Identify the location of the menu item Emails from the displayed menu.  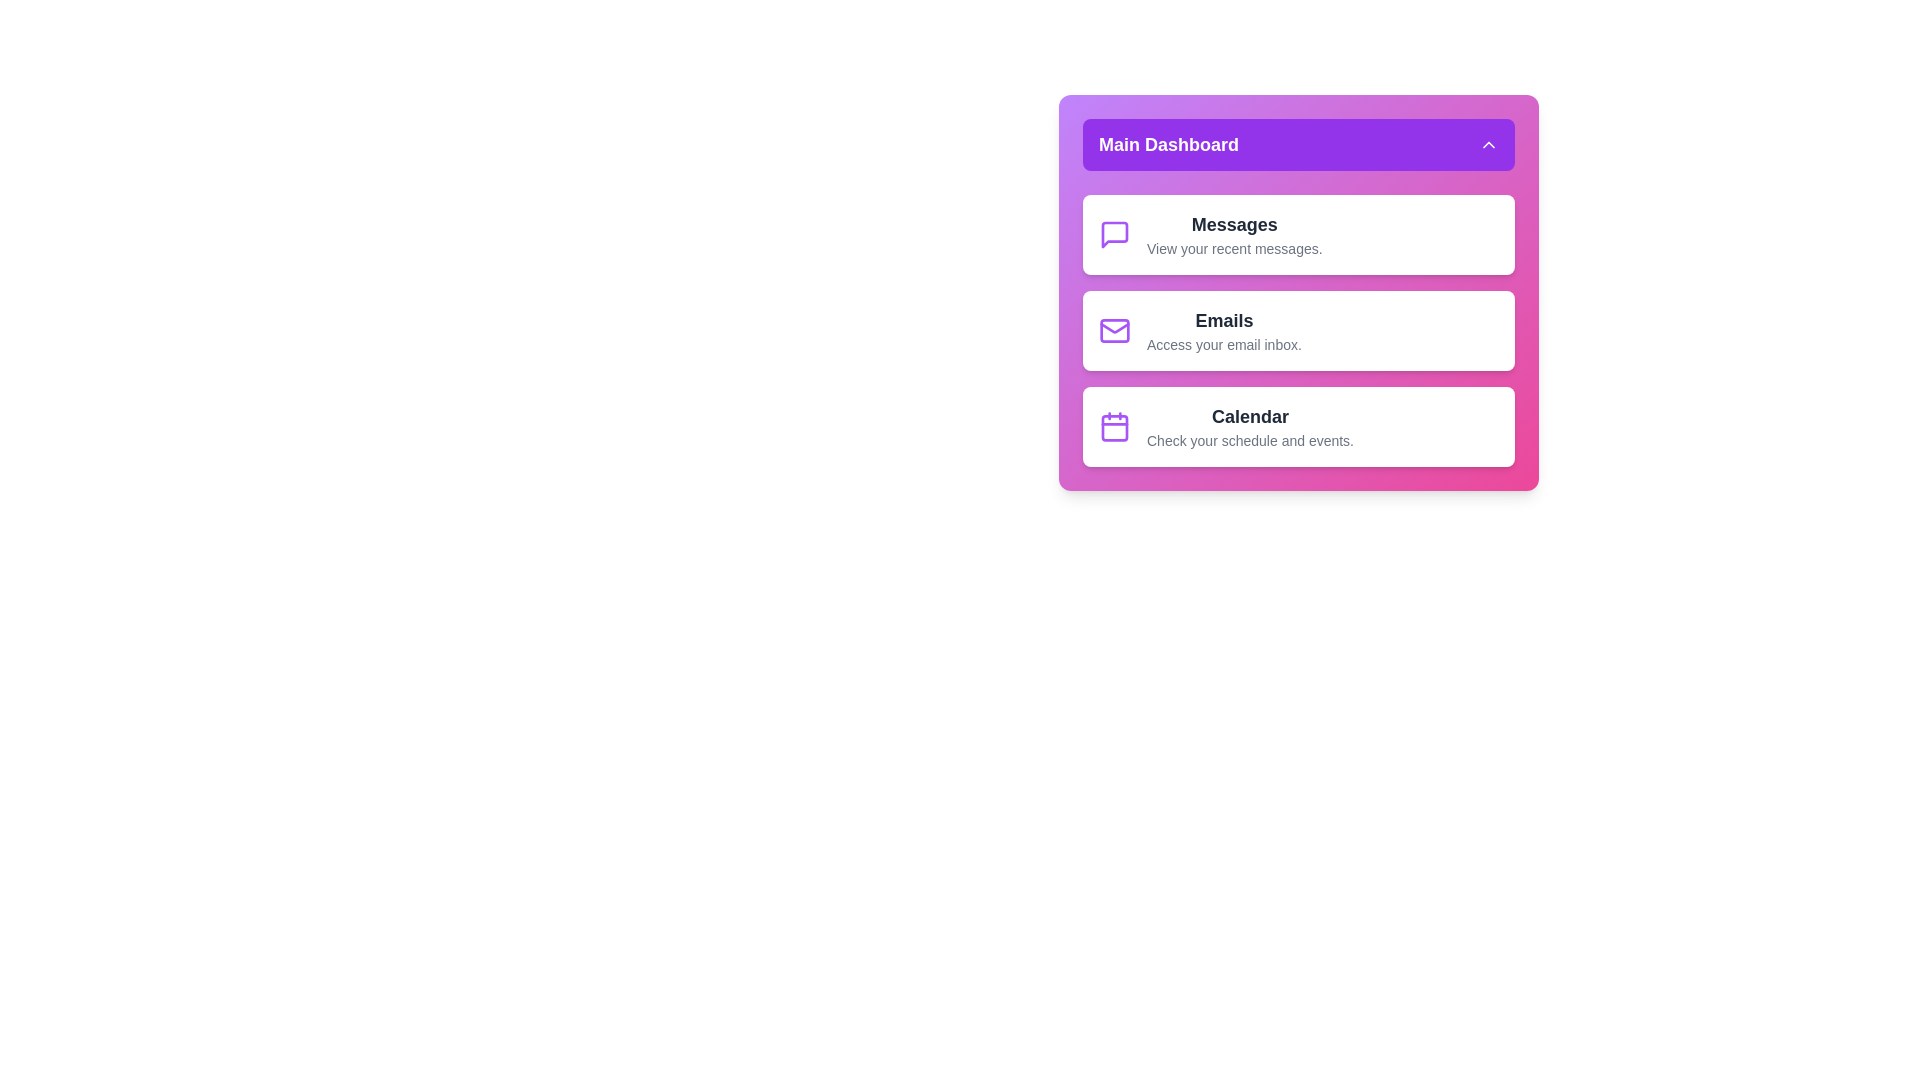
(1299, 330).